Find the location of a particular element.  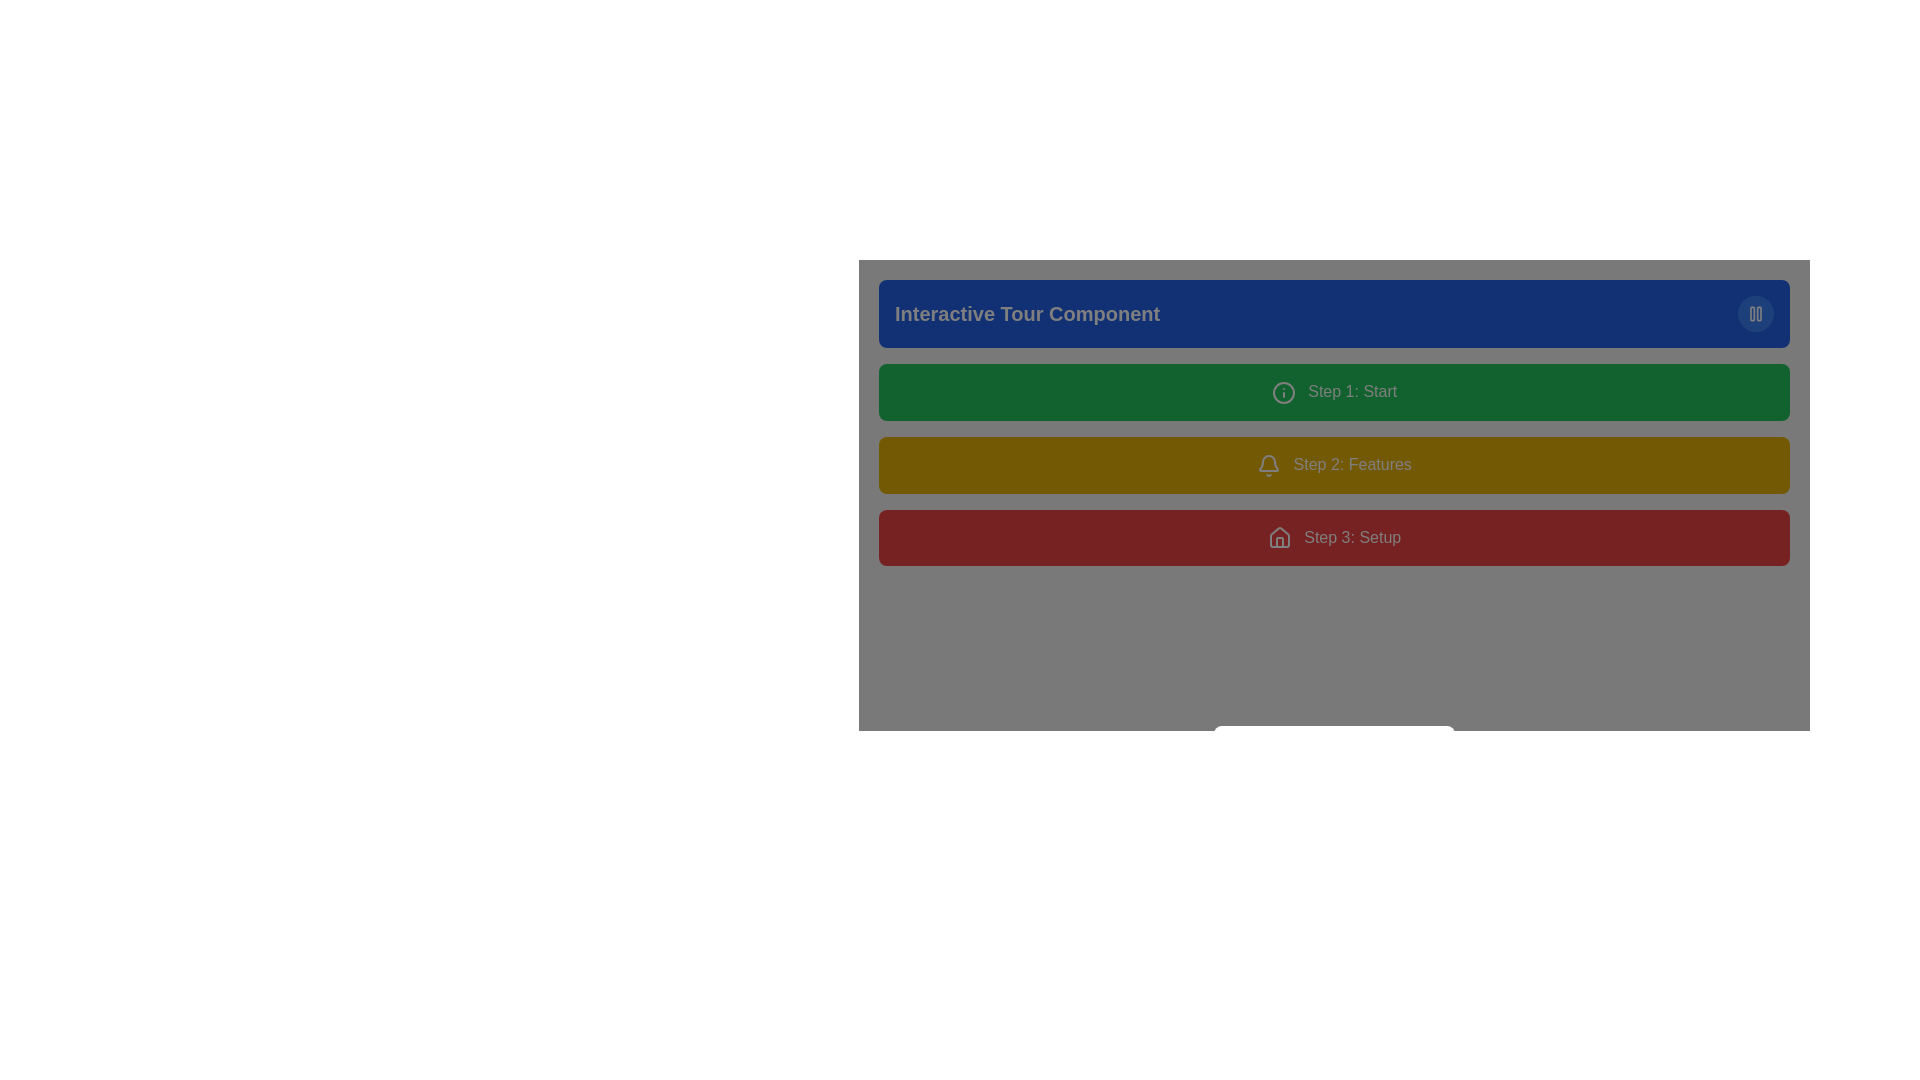

the navigational button for 'Features', located as the second item in the vertical list between 'Step 1: Start' and 'Step 3: Setup' is located at coordinates (1334, 465).